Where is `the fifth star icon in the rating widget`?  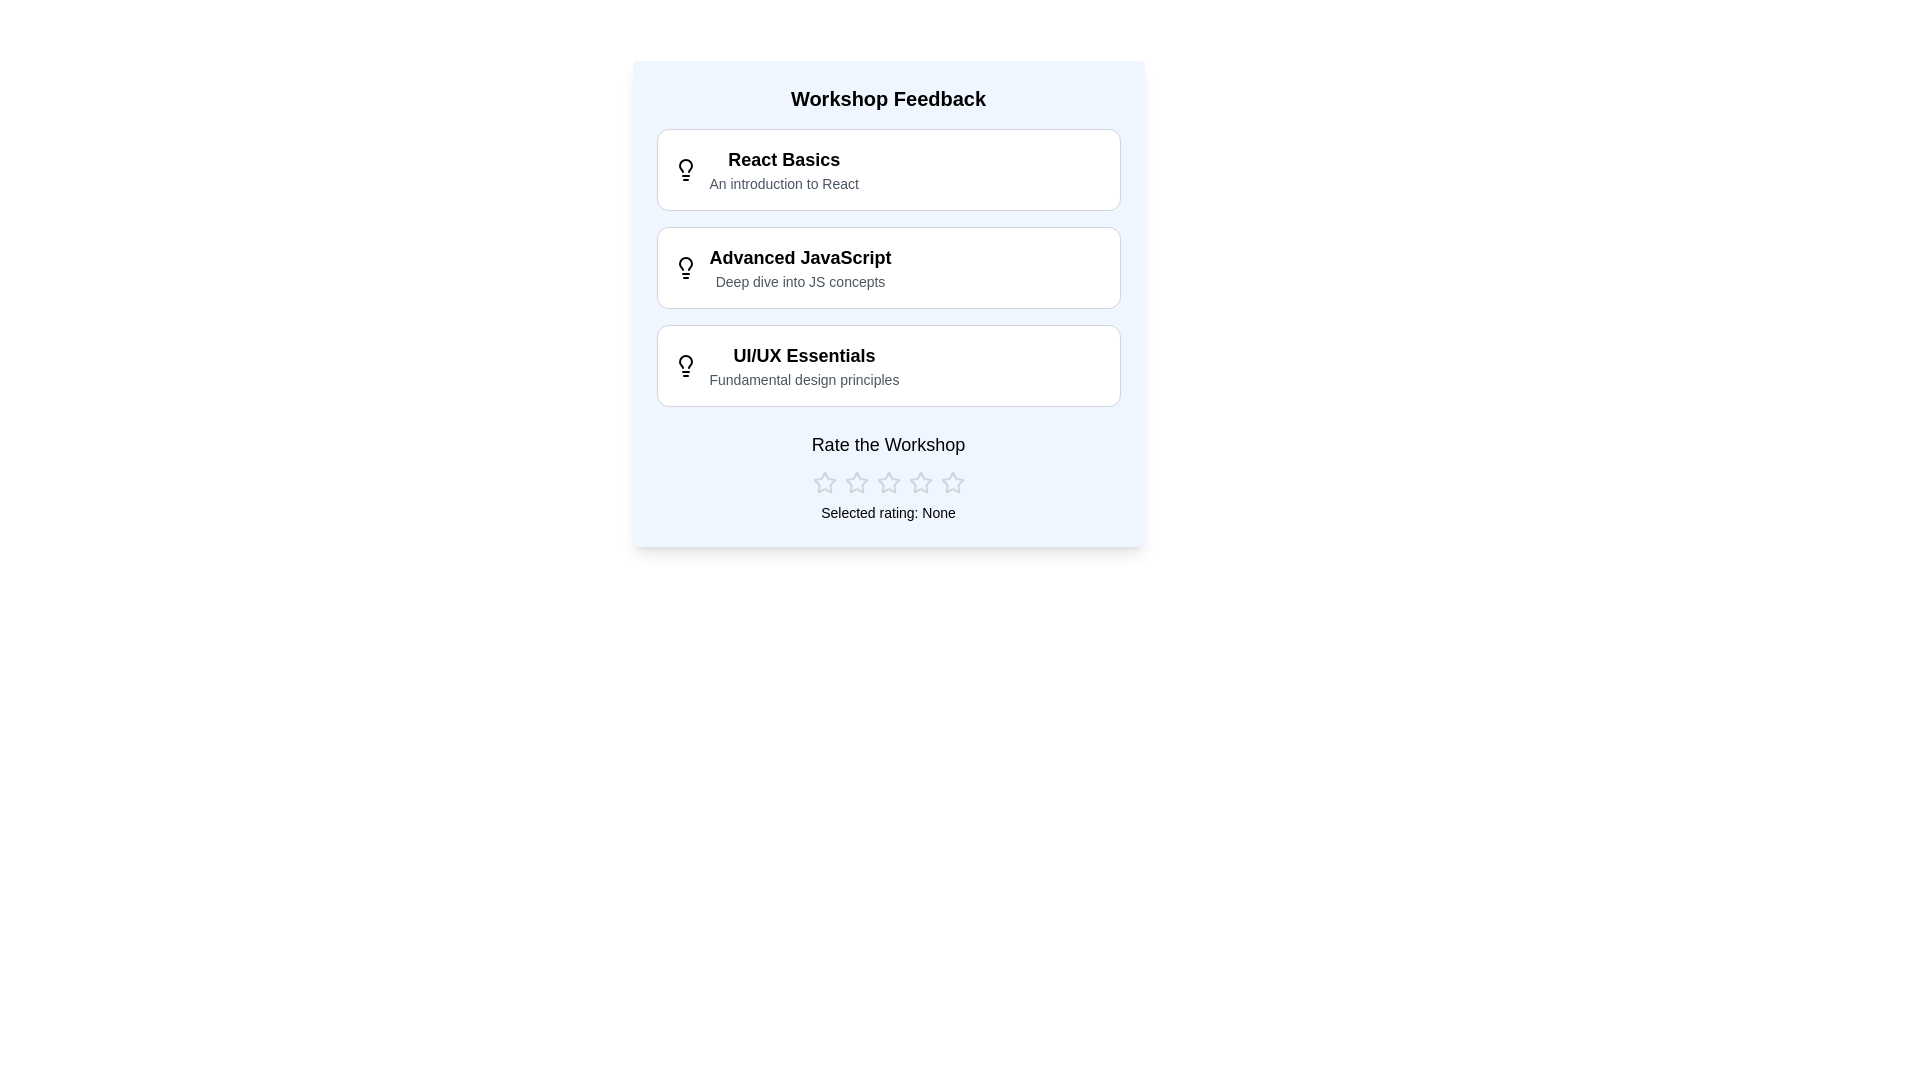
the fifth star icon in the rating widget is located at coordinates (951, 482).